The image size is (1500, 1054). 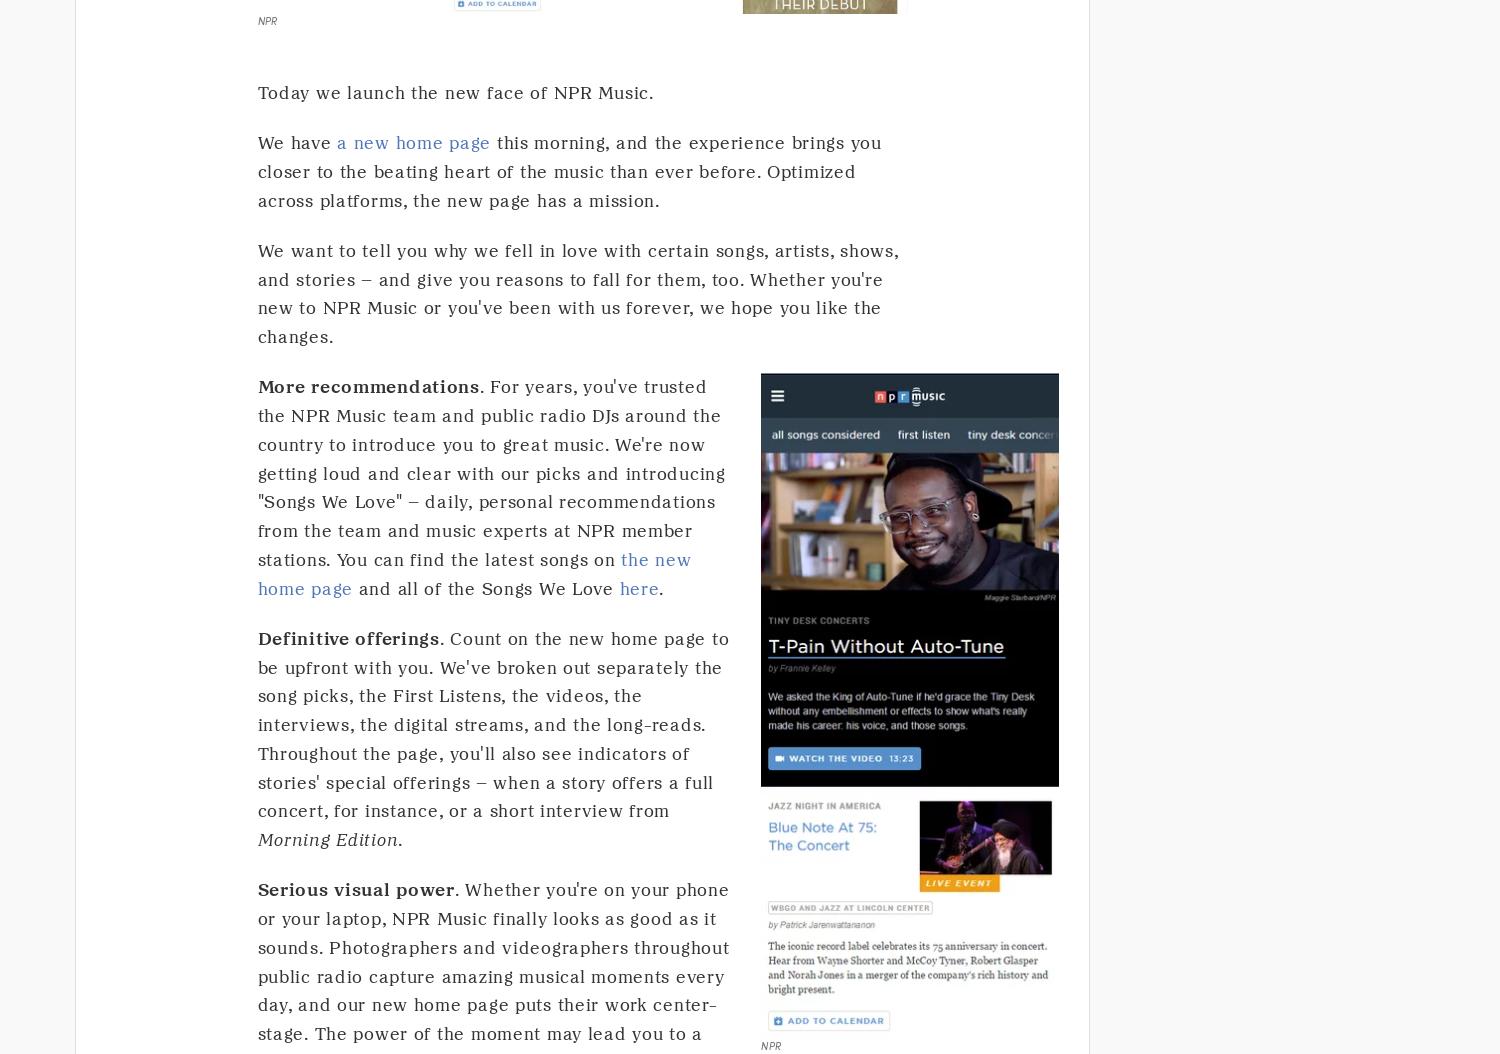 I want to click on 'the new home page', so click(x=473, y=573).